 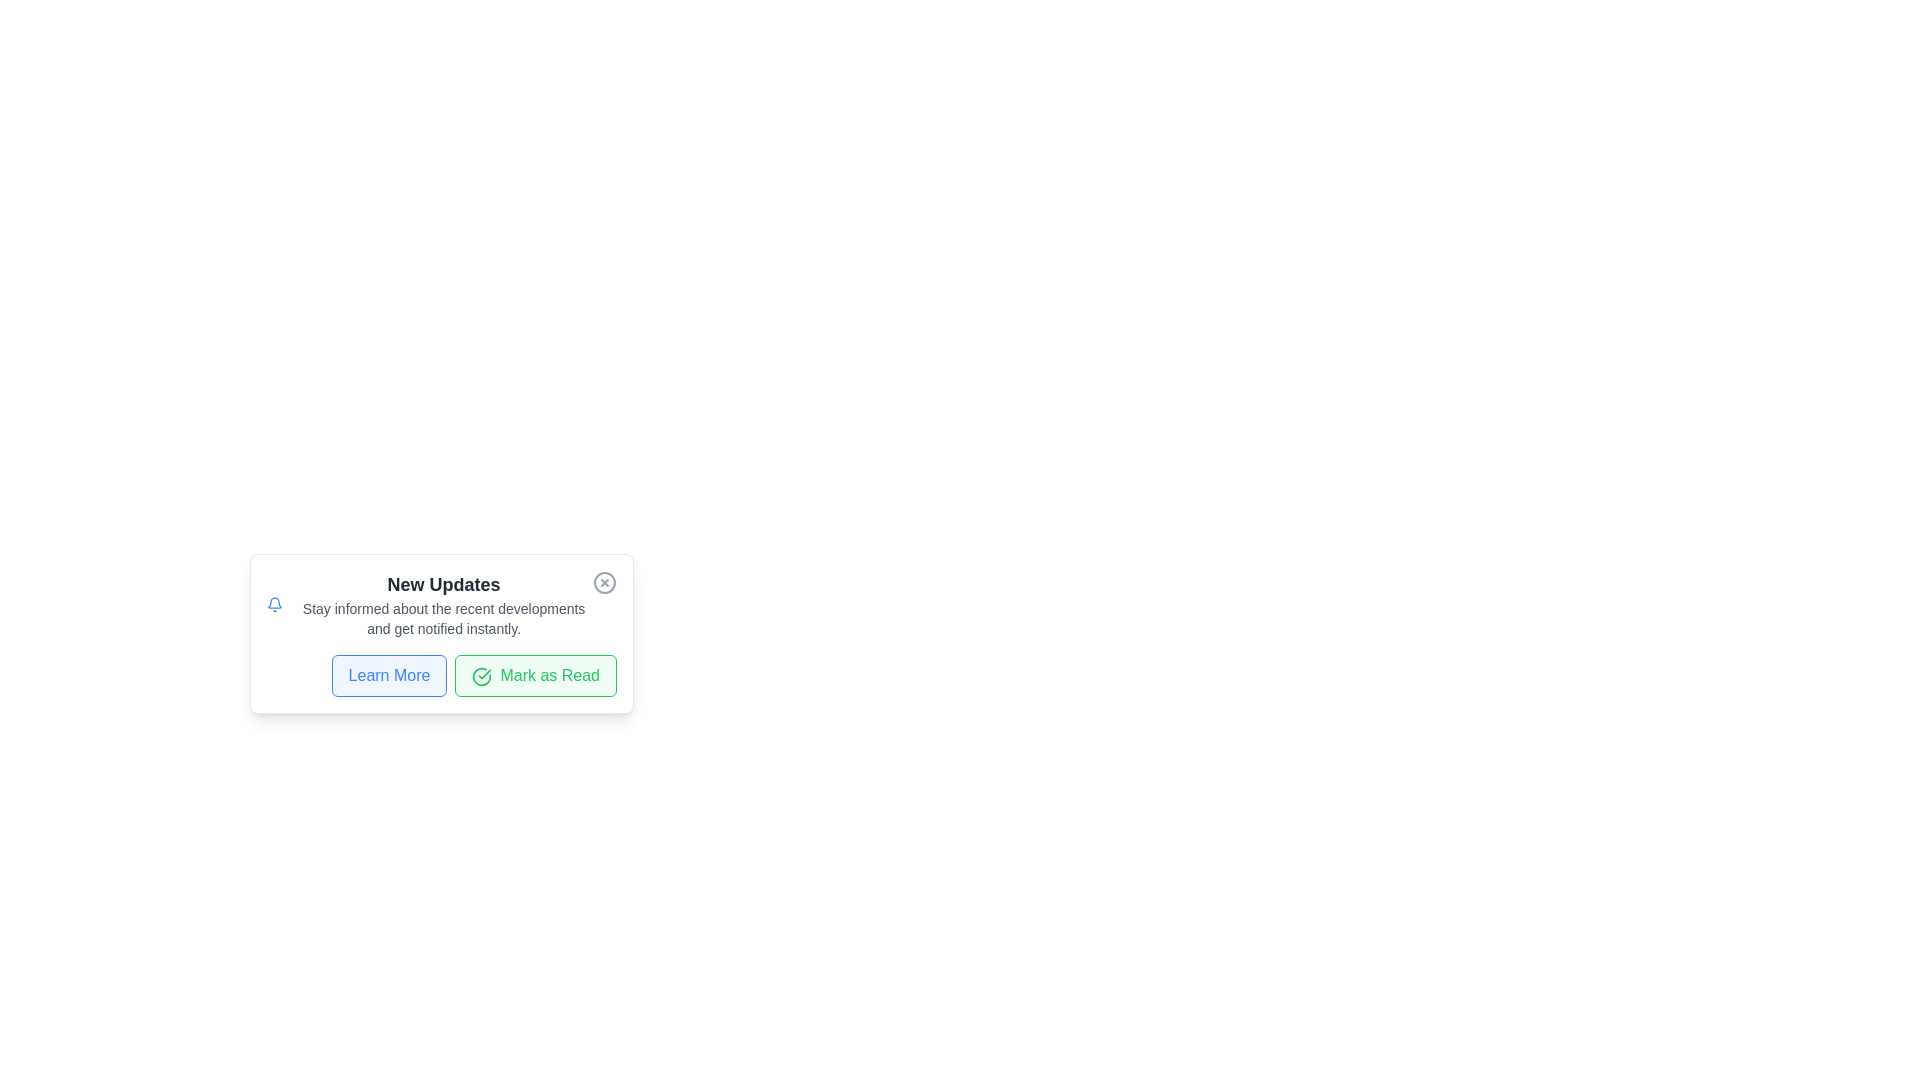 What do you see at coordinates (443, 617) in the screenshot?
I see `the text element styled in gray that reads 'Stay informed about the recent developments and get notified instantly.' located beneath the title 'New Updates.'` at bounding box center [443, 617].